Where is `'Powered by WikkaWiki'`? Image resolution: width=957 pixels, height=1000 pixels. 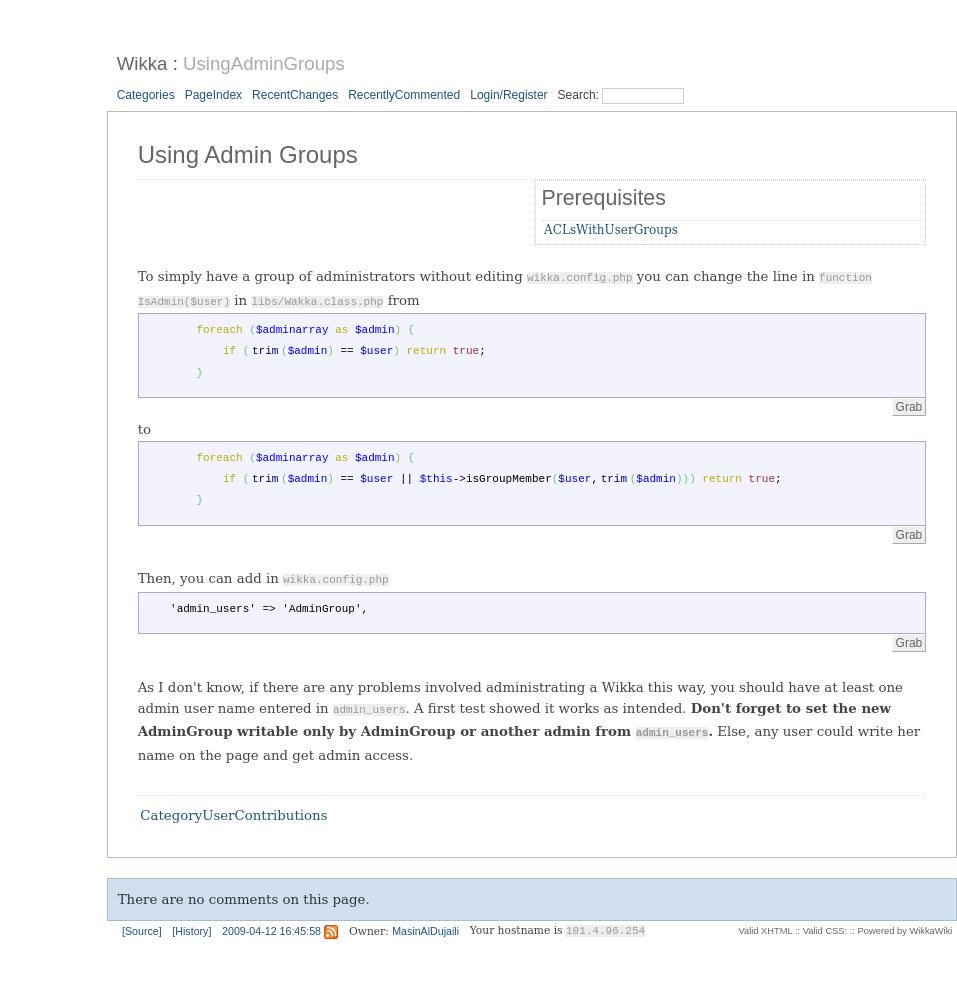 'Powered by WikkaWiki' is located at coordinates (904, 930).